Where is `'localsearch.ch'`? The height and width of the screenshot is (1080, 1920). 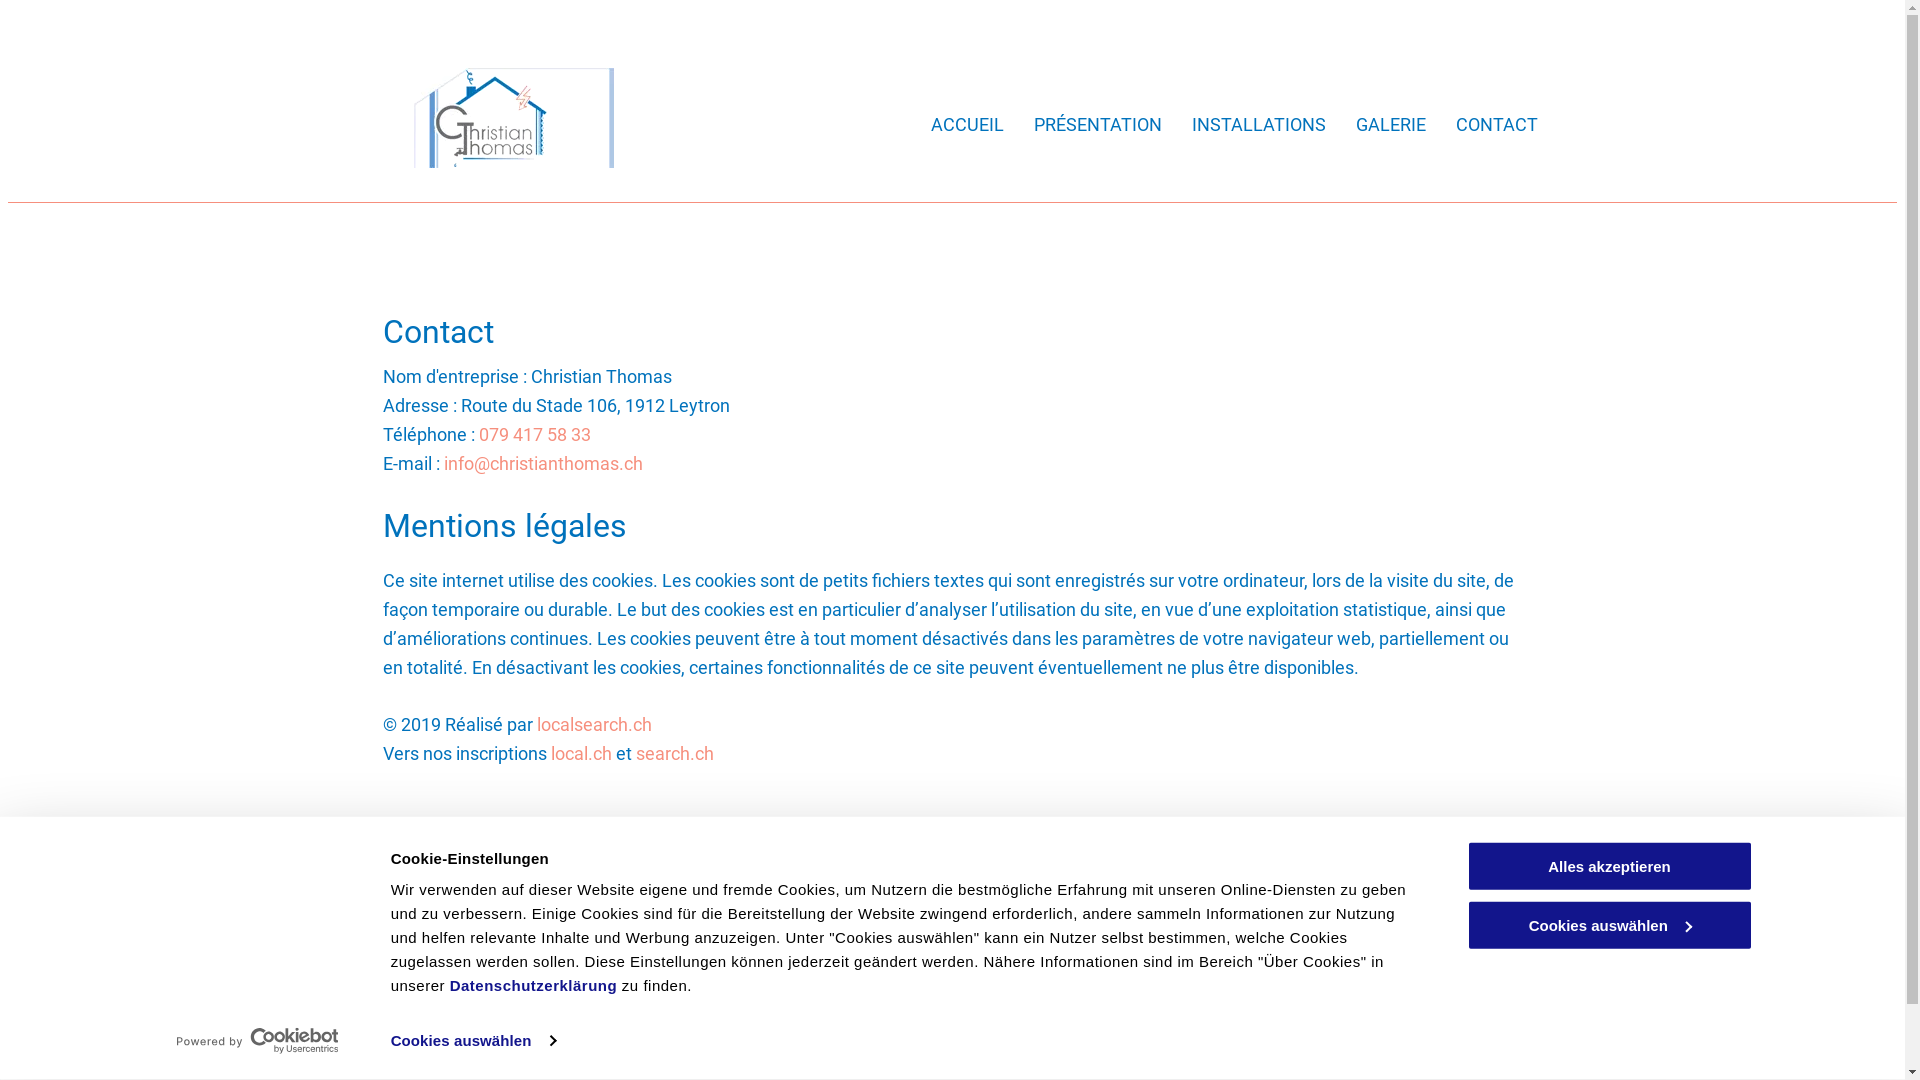 'localsearch.ch' is located at coordinates (592, 724).